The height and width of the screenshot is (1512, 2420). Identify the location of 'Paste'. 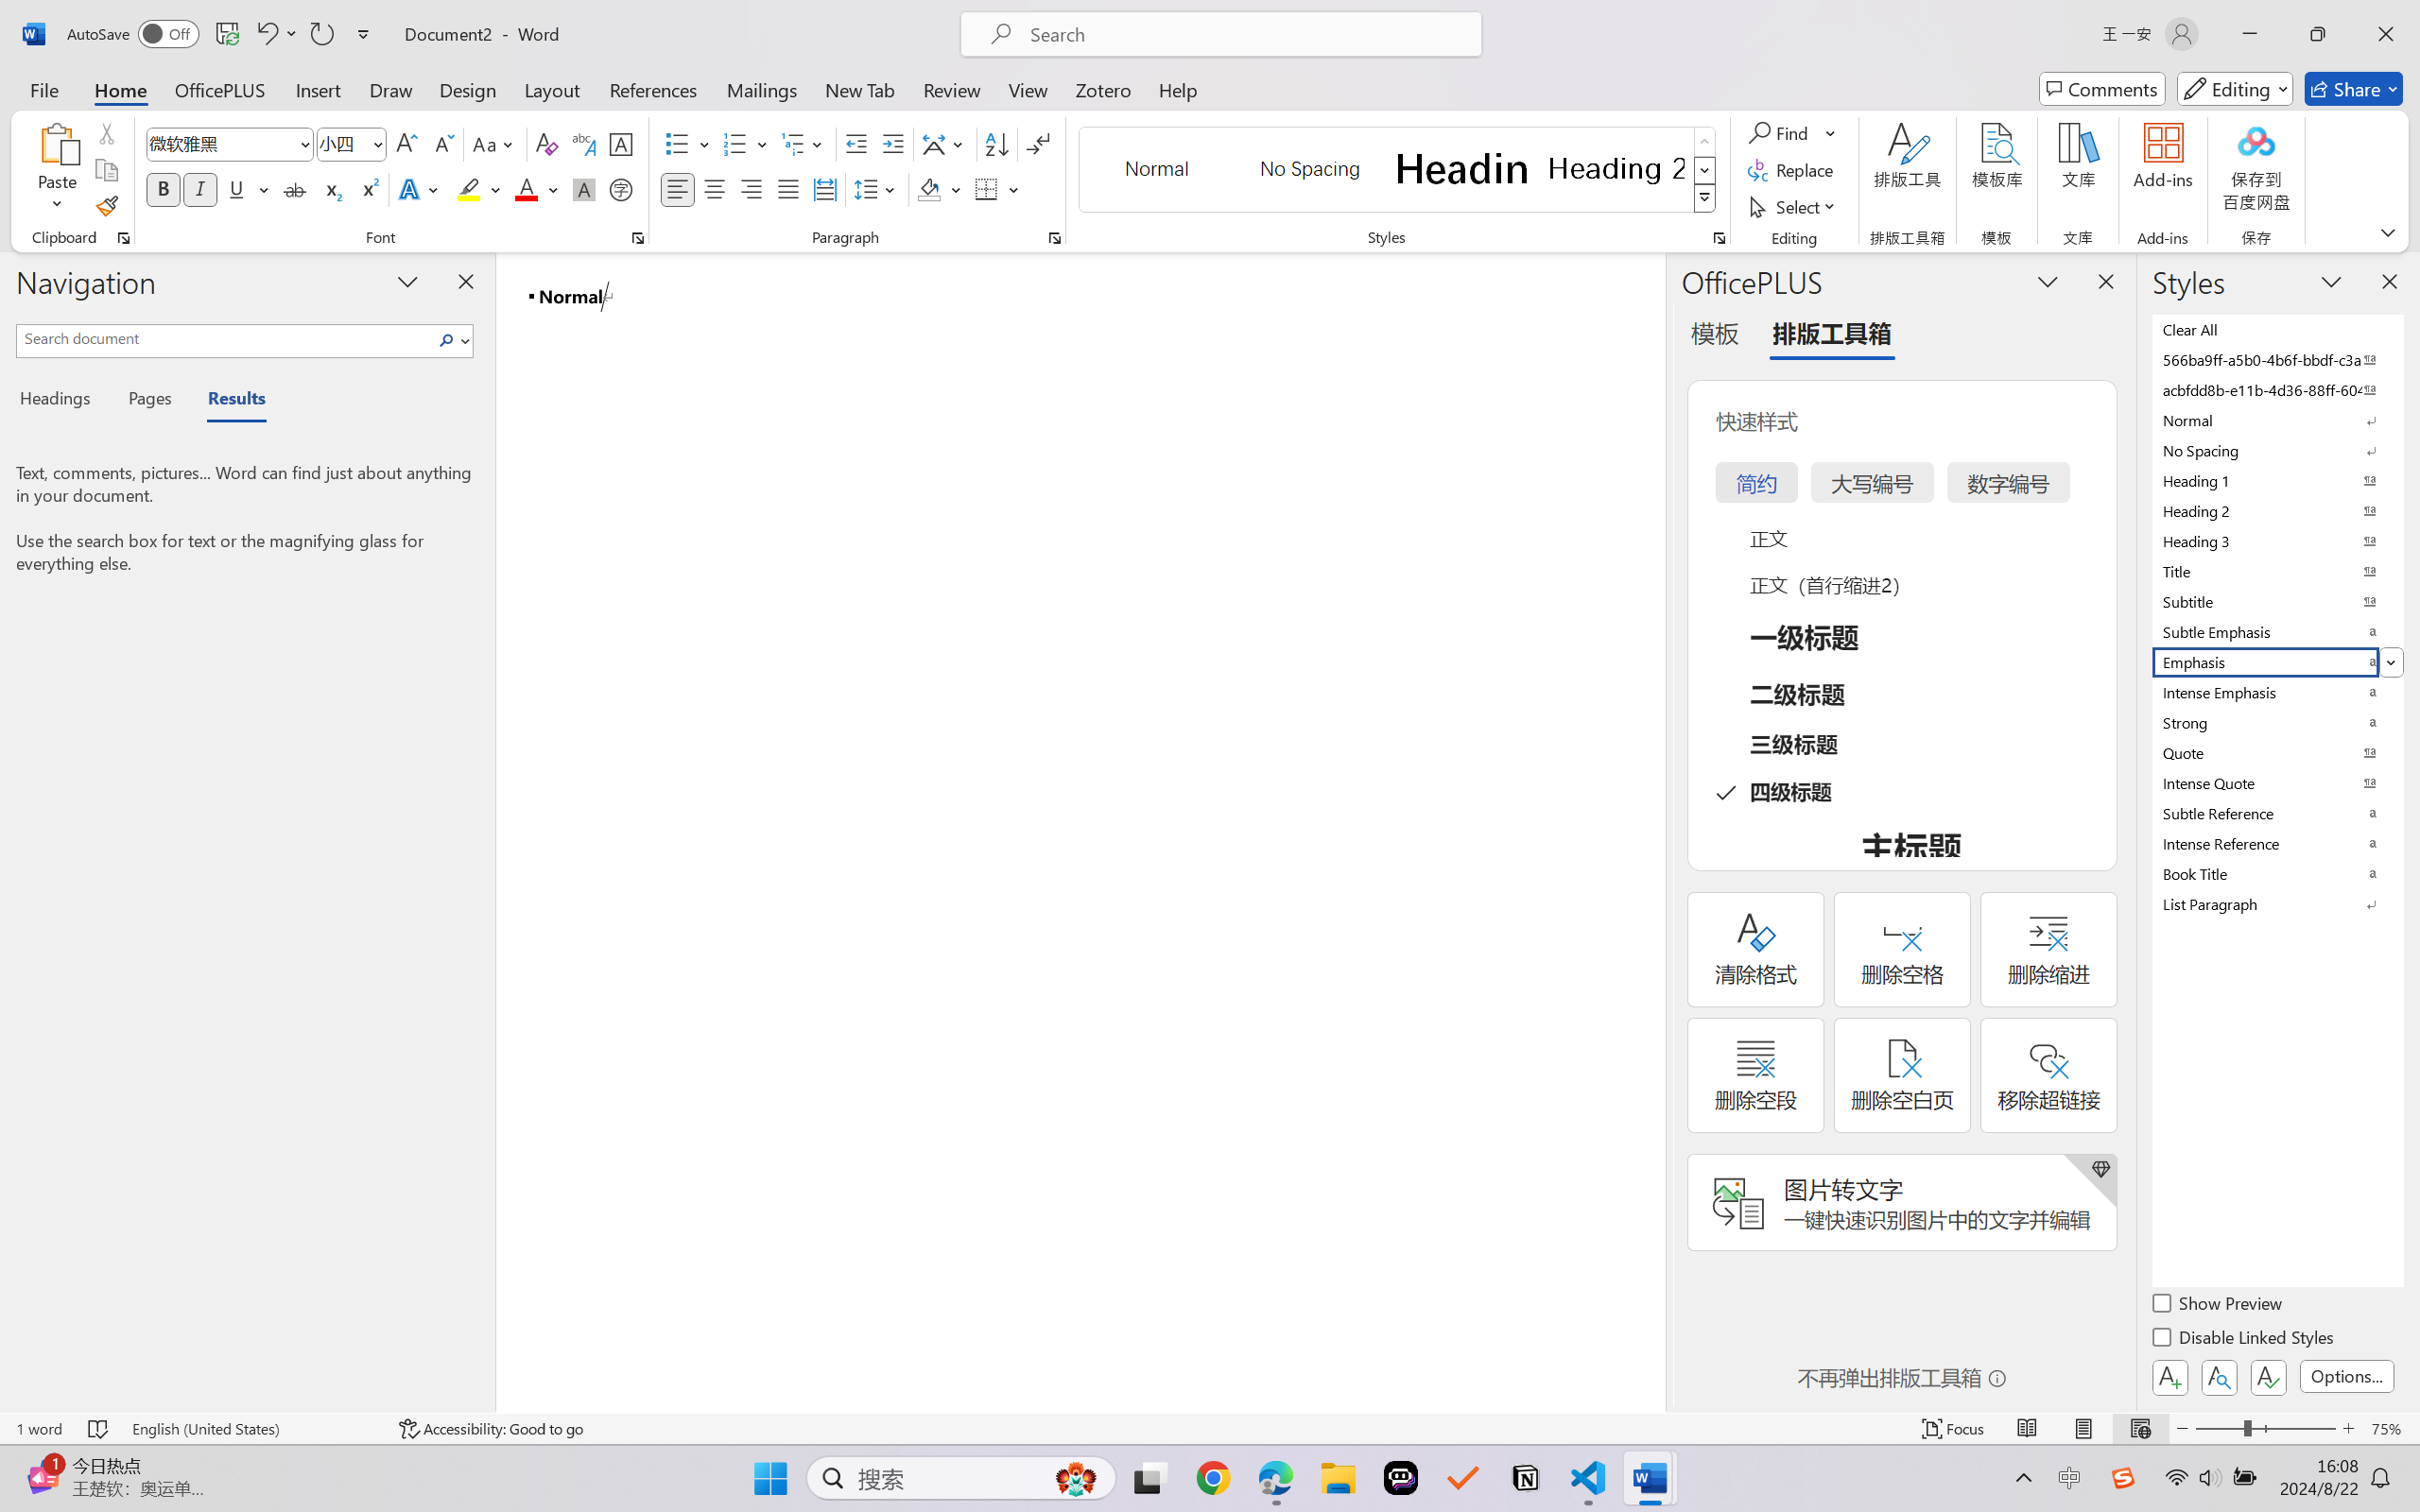
(57, 143).